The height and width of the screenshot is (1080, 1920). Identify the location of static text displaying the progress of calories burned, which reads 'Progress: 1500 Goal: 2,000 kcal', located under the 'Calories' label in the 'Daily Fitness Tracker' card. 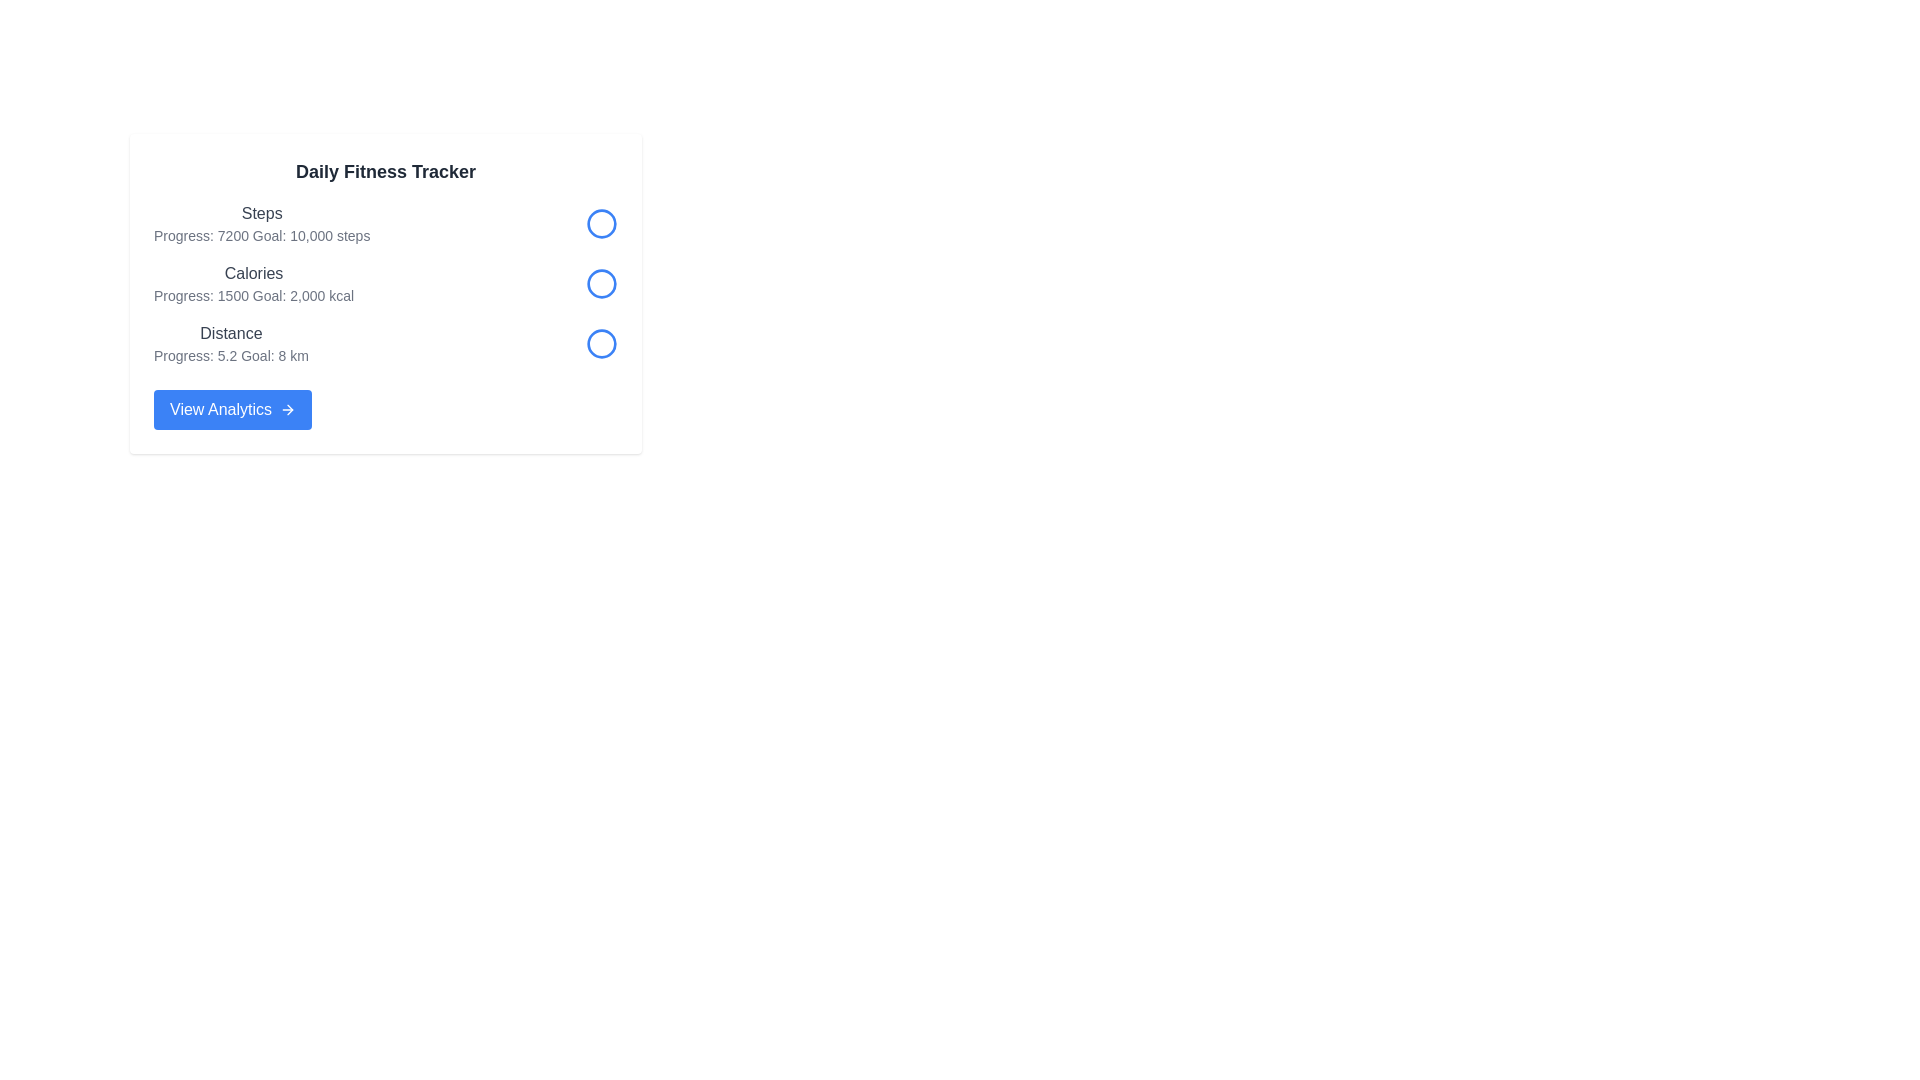
(253, 296).